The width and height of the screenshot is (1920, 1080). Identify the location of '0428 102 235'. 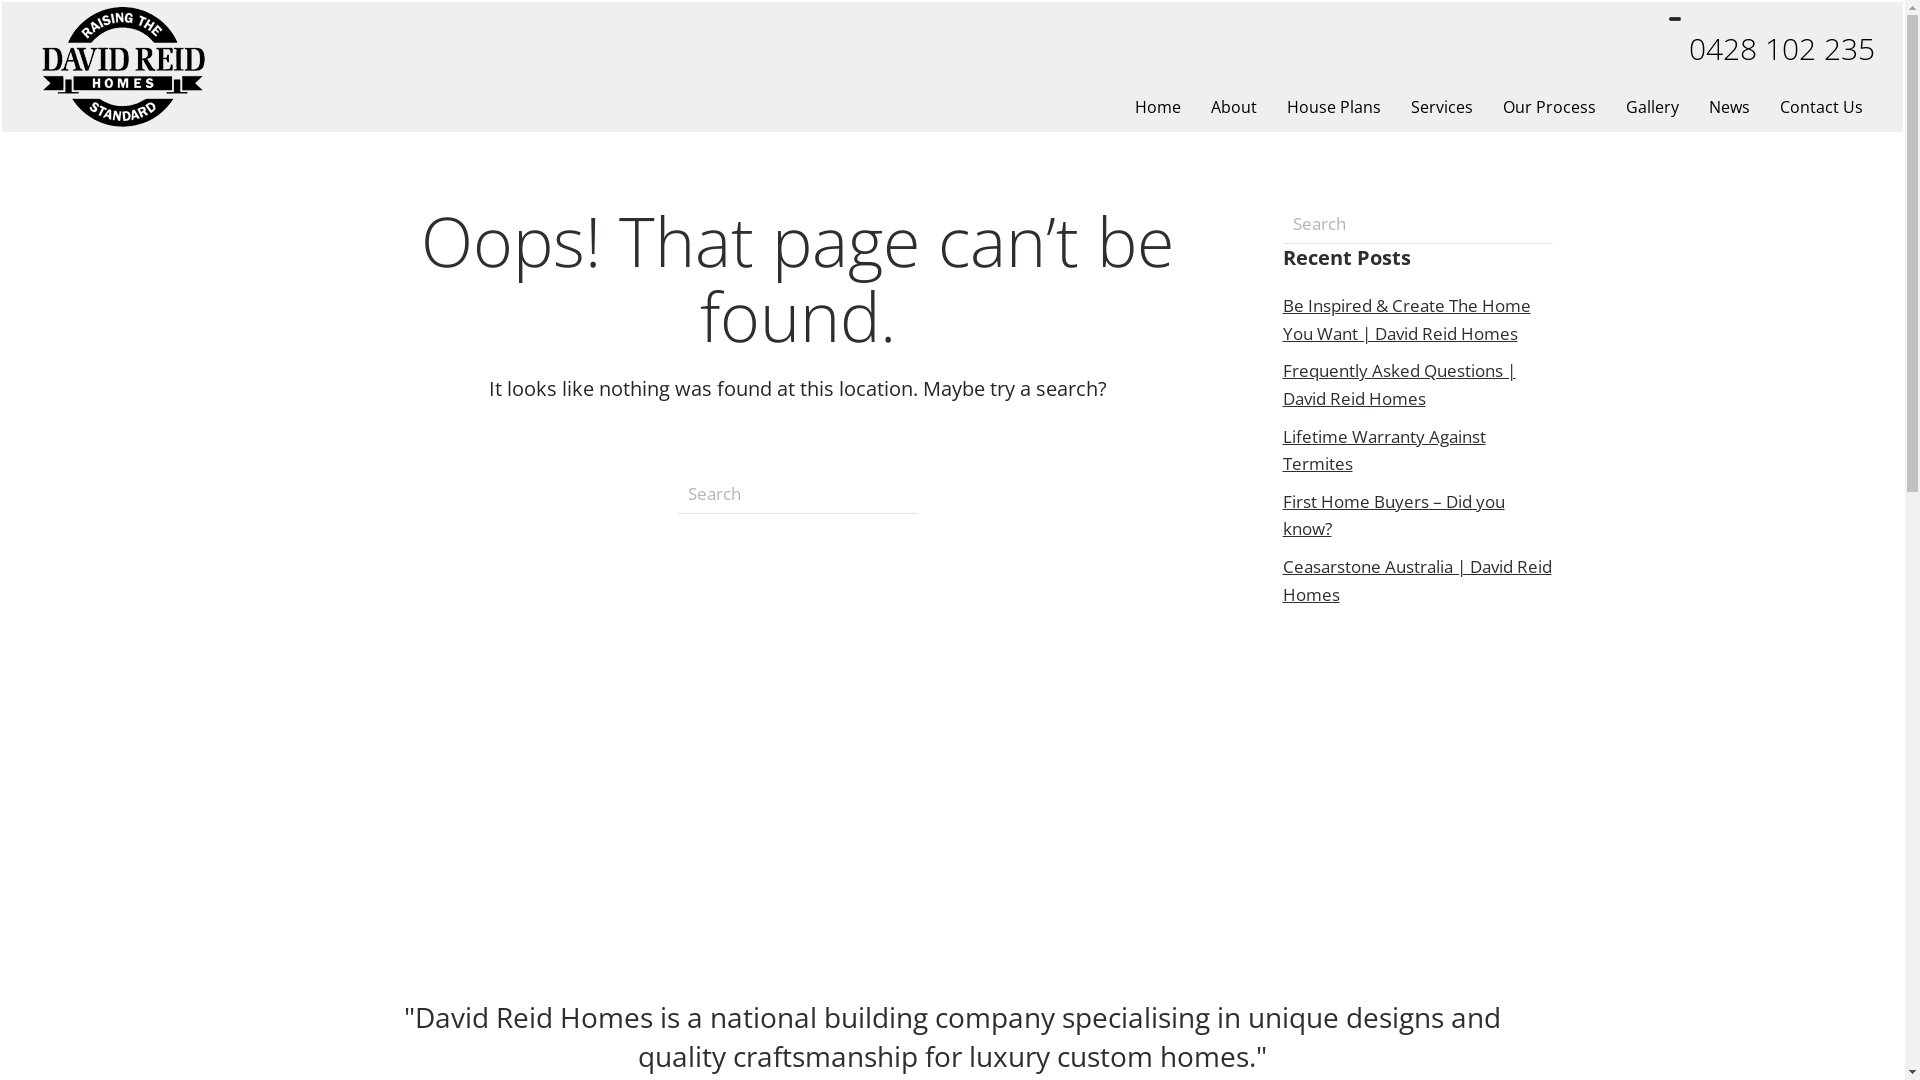
(1781, 48).